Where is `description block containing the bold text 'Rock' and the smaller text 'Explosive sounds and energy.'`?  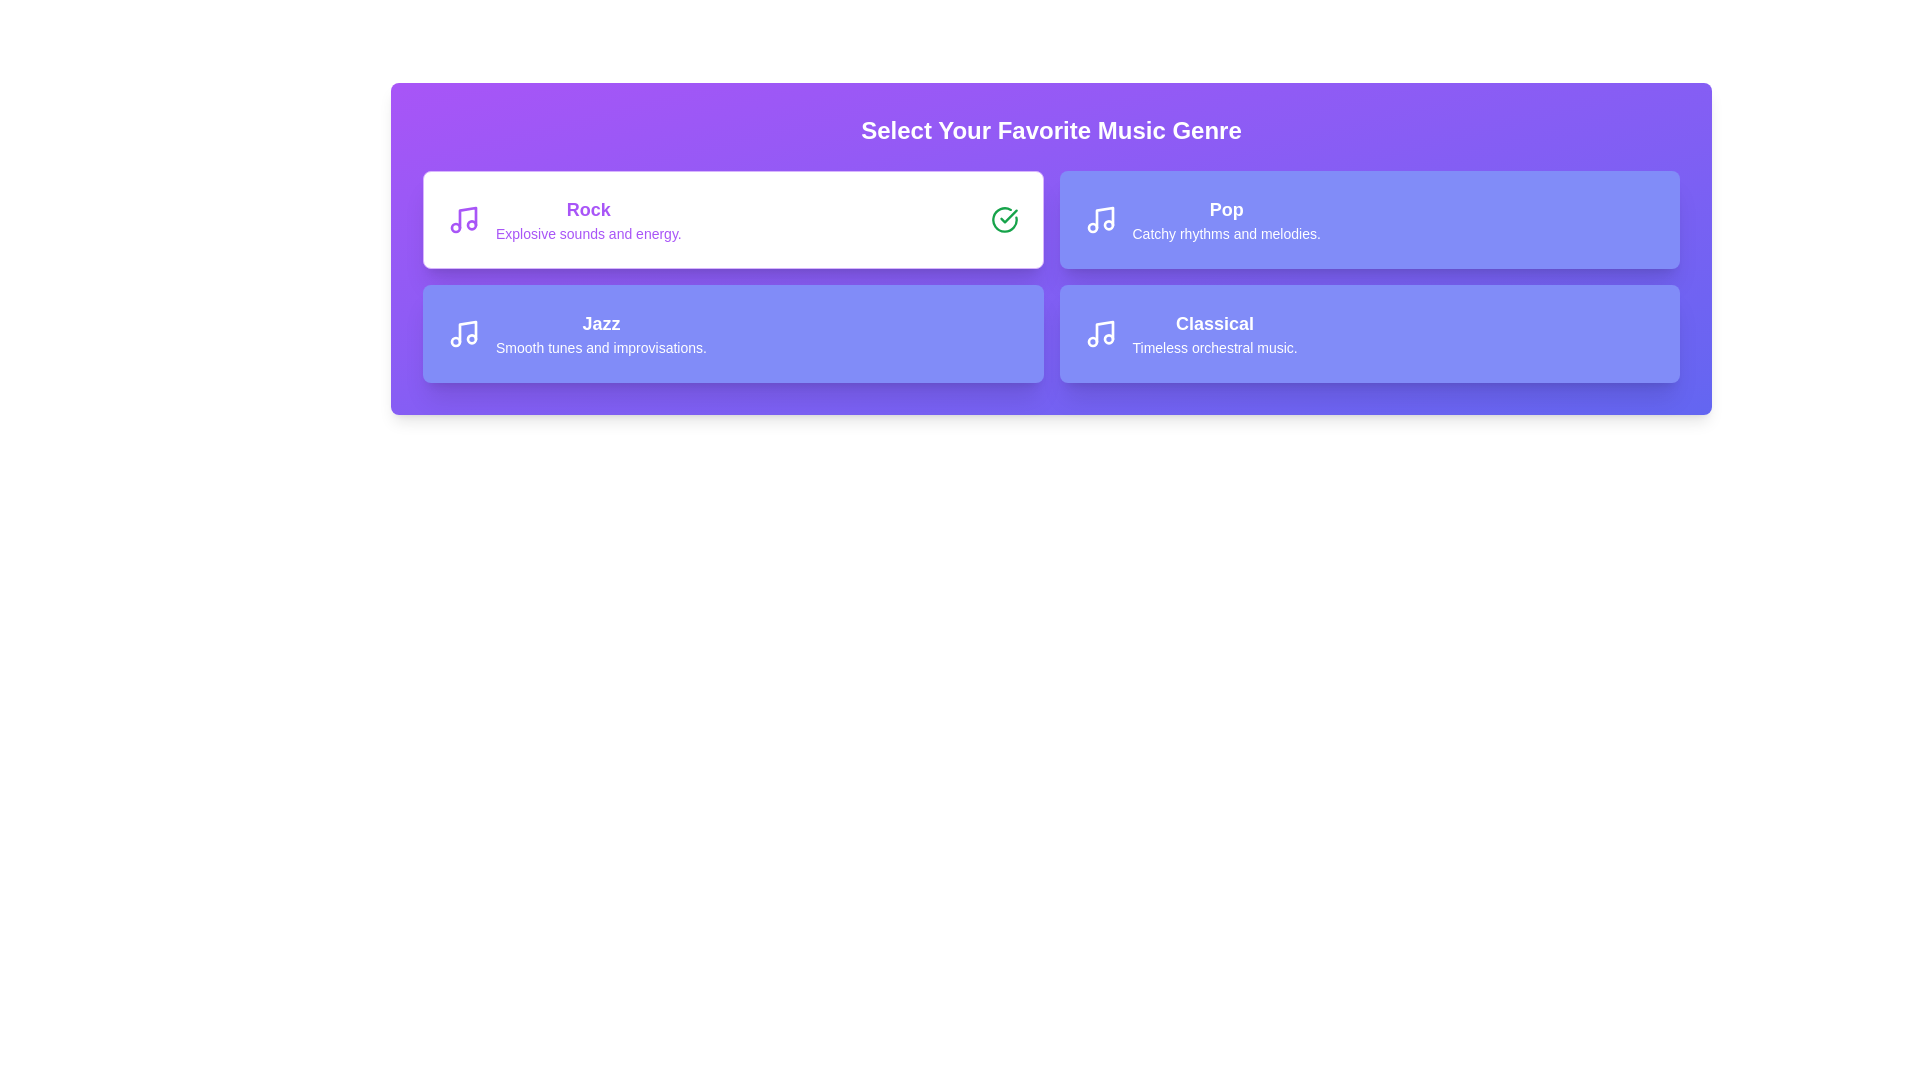
description block containing the bold text 'Rock' and the smaller text 'Explosive sounds and energy.' is located at coordinates (587, 219).